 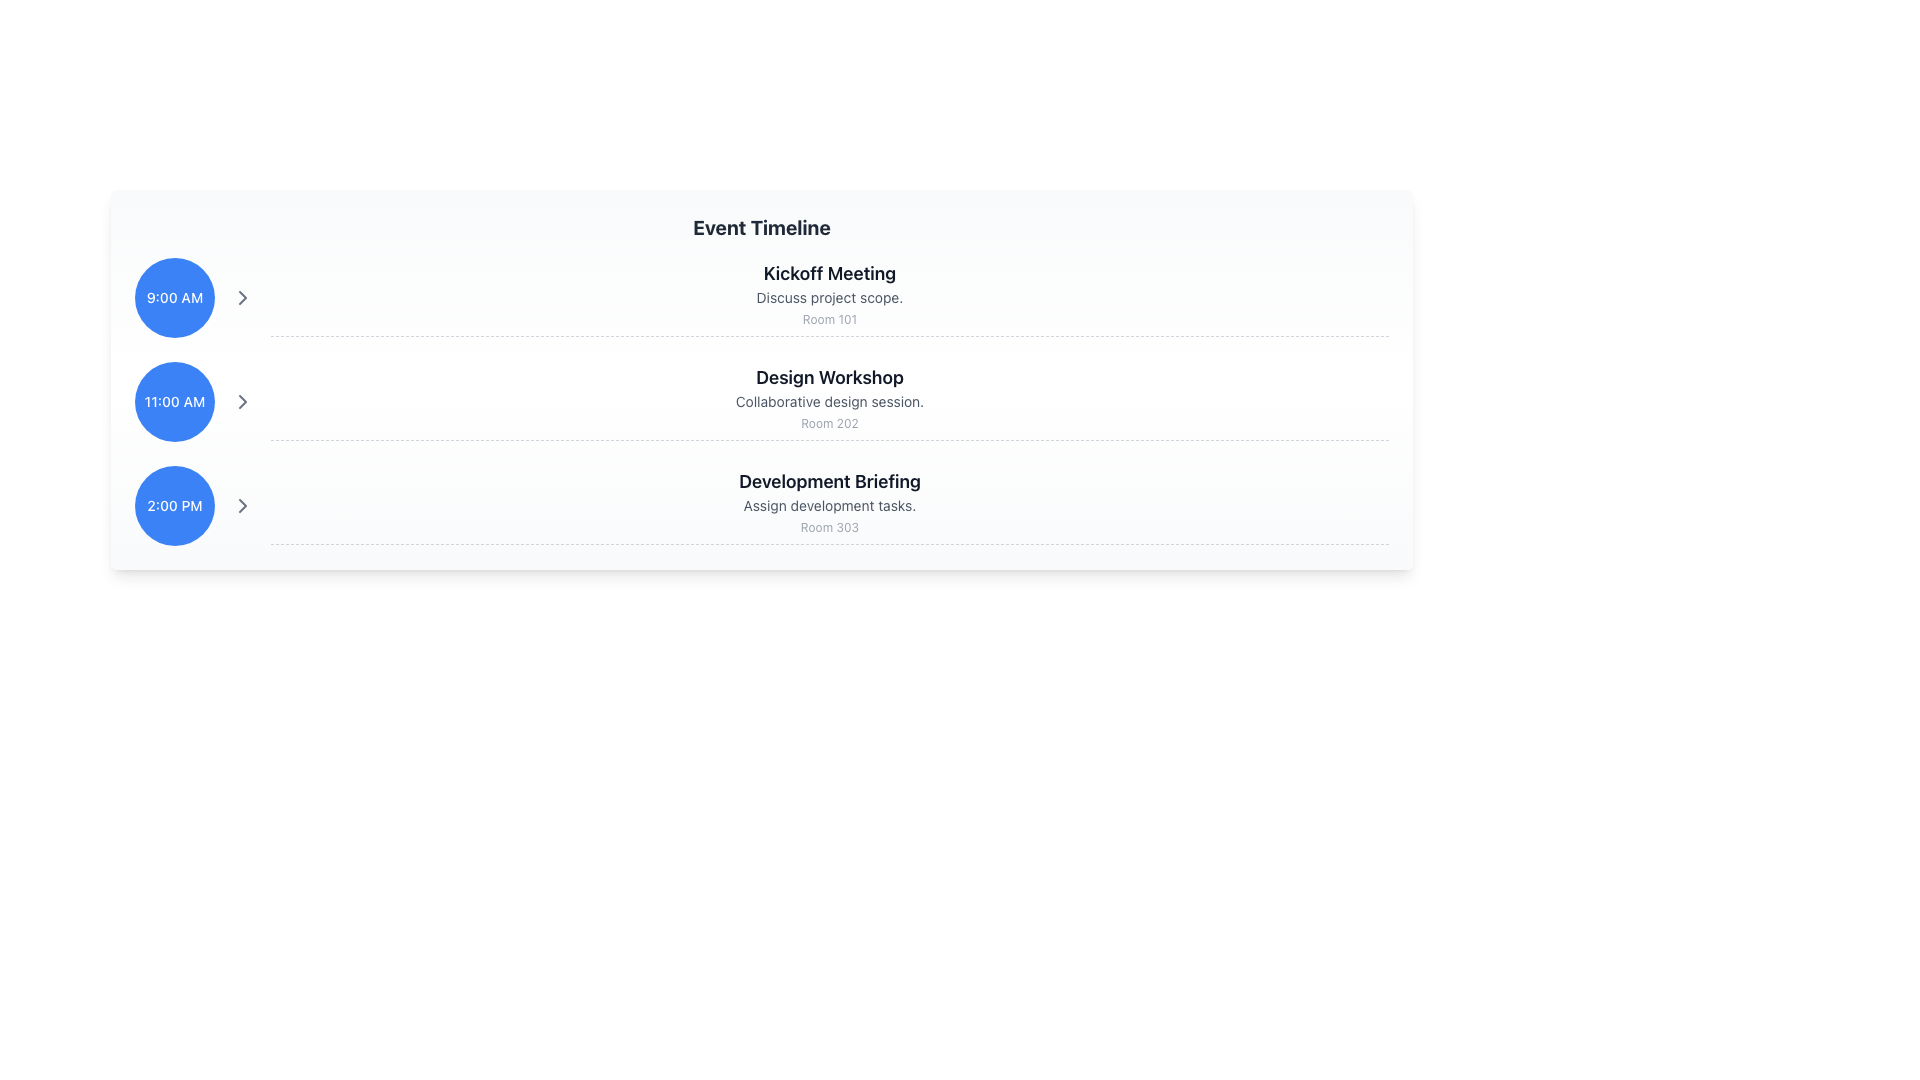 What do you see at coordinates (830, 377) in the screenshot?
I see `prominent header text labeled 'Design Workshop' which is styled in large bold font and is located in the middle of a vertically stacked timeline structure` at bounding box center [830, 377].